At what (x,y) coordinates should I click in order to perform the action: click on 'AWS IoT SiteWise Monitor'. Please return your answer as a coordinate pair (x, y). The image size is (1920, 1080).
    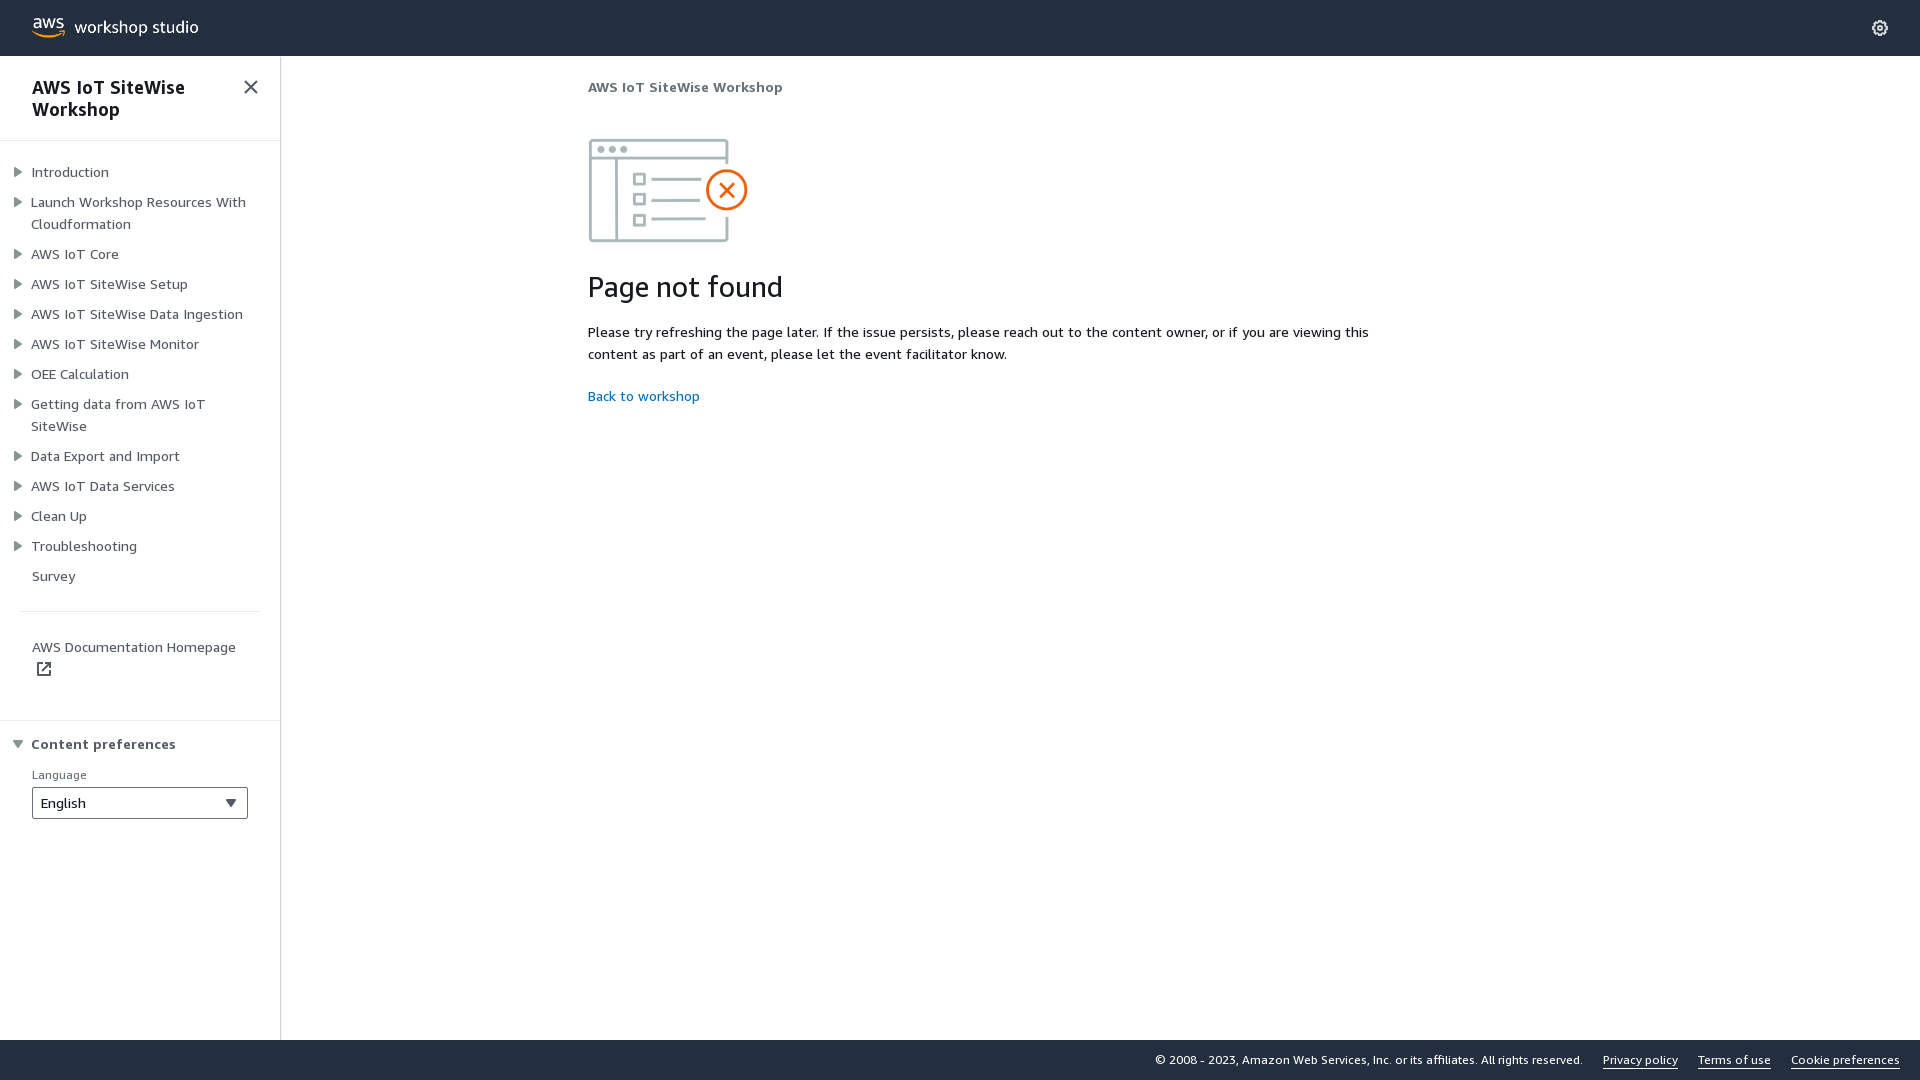
    Looking at the image, I should click on (114, 342).